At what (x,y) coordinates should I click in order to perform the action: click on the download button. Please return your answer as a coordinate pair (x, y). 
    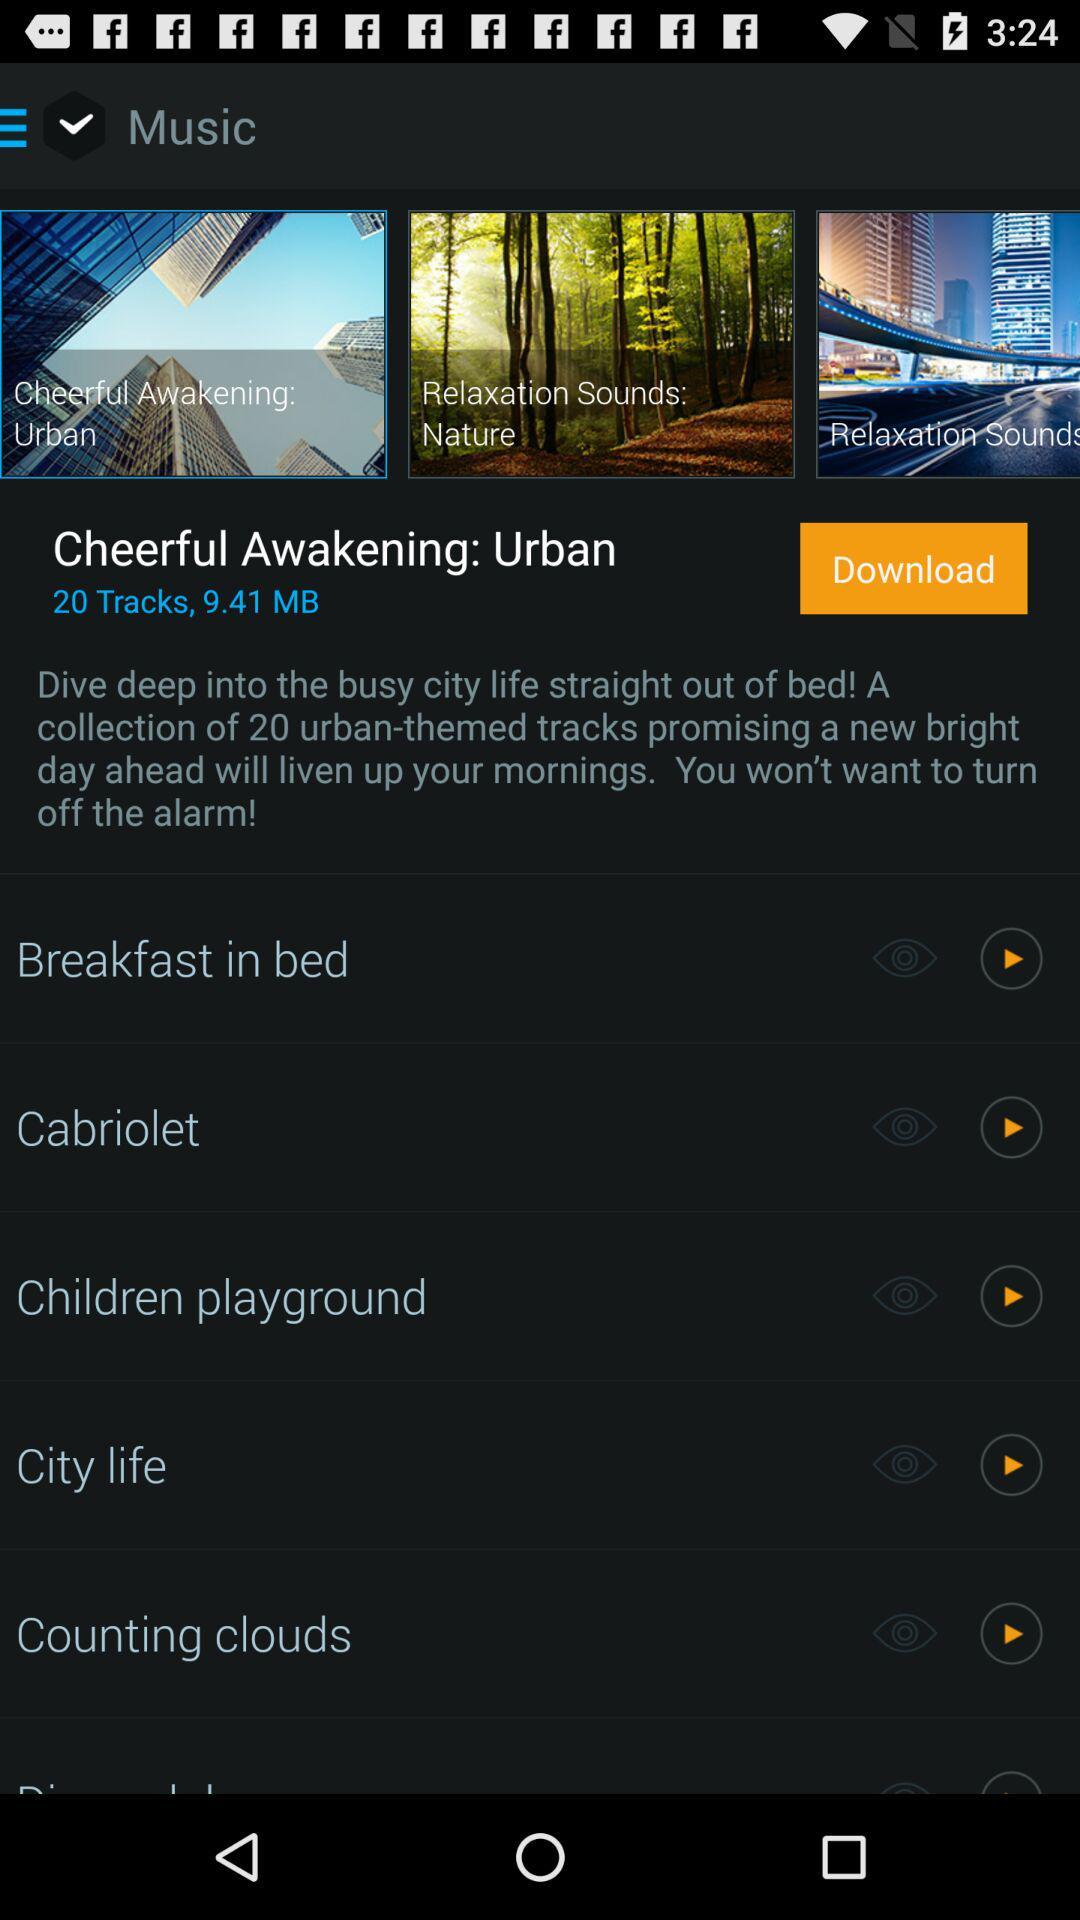
    Looking at the image, I should click on (913, 567).